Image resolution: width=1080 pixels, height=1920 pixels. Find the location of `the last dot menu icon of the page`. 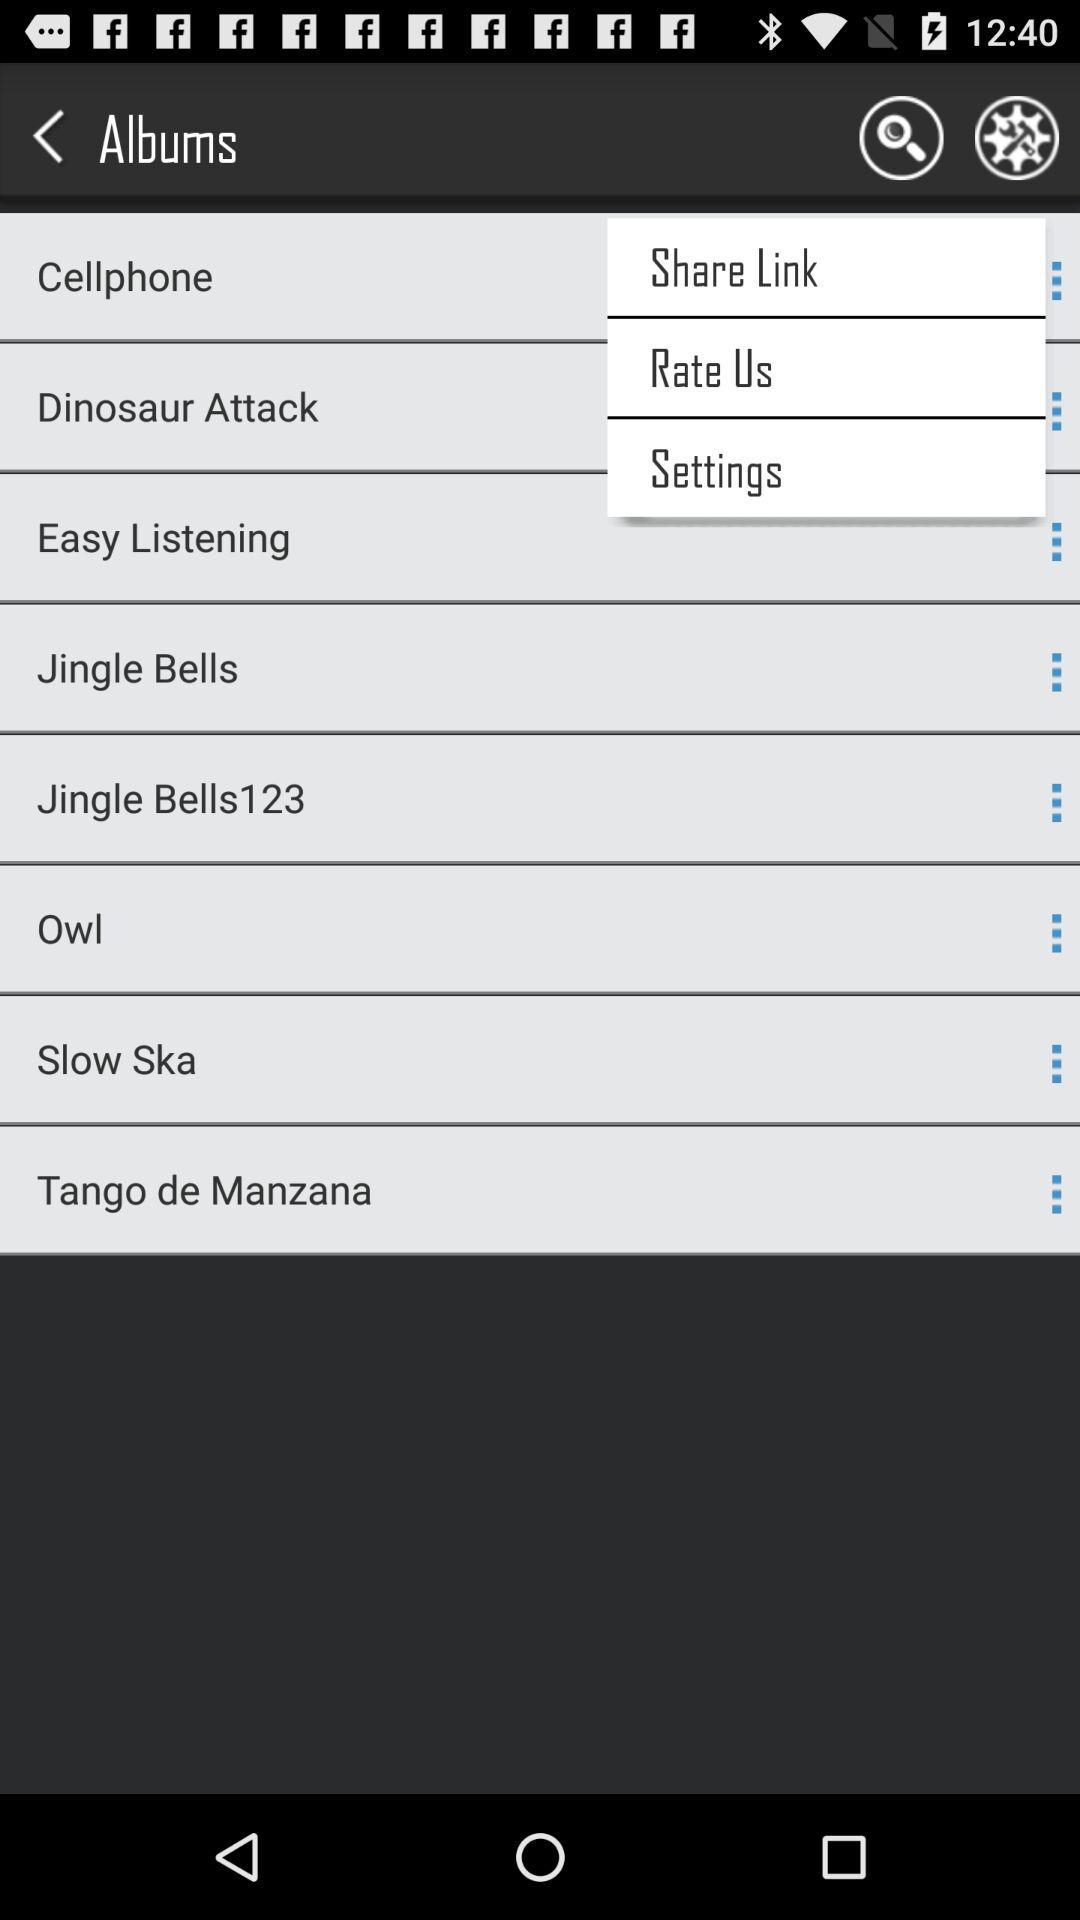

the last dot menu icon of the page is located at coordinates (1055, 1194).